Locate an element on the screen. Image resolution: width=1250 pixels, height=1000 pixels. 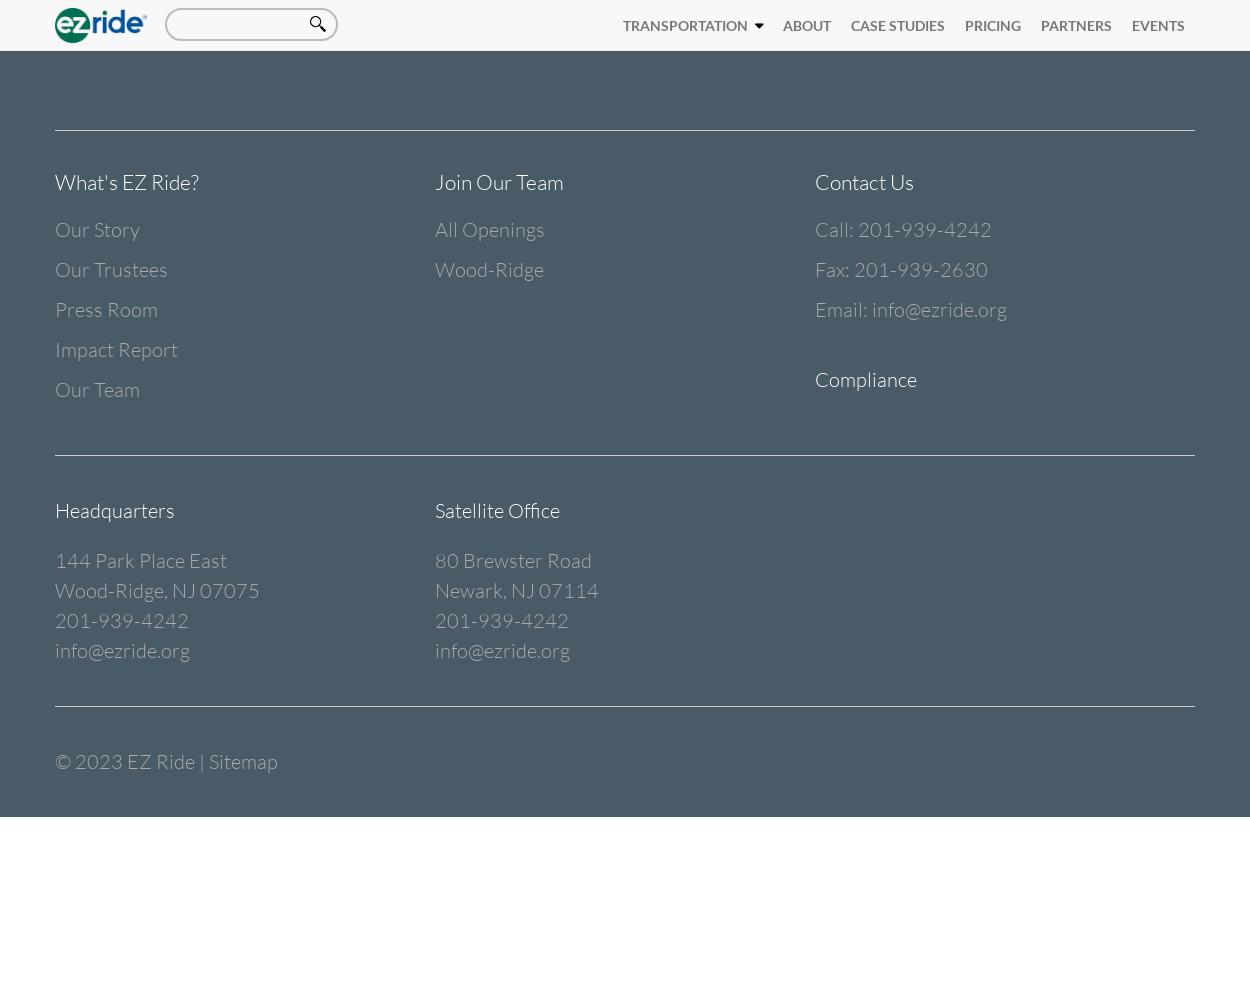
'Satellite Office' is located at coordinates (496, 510).